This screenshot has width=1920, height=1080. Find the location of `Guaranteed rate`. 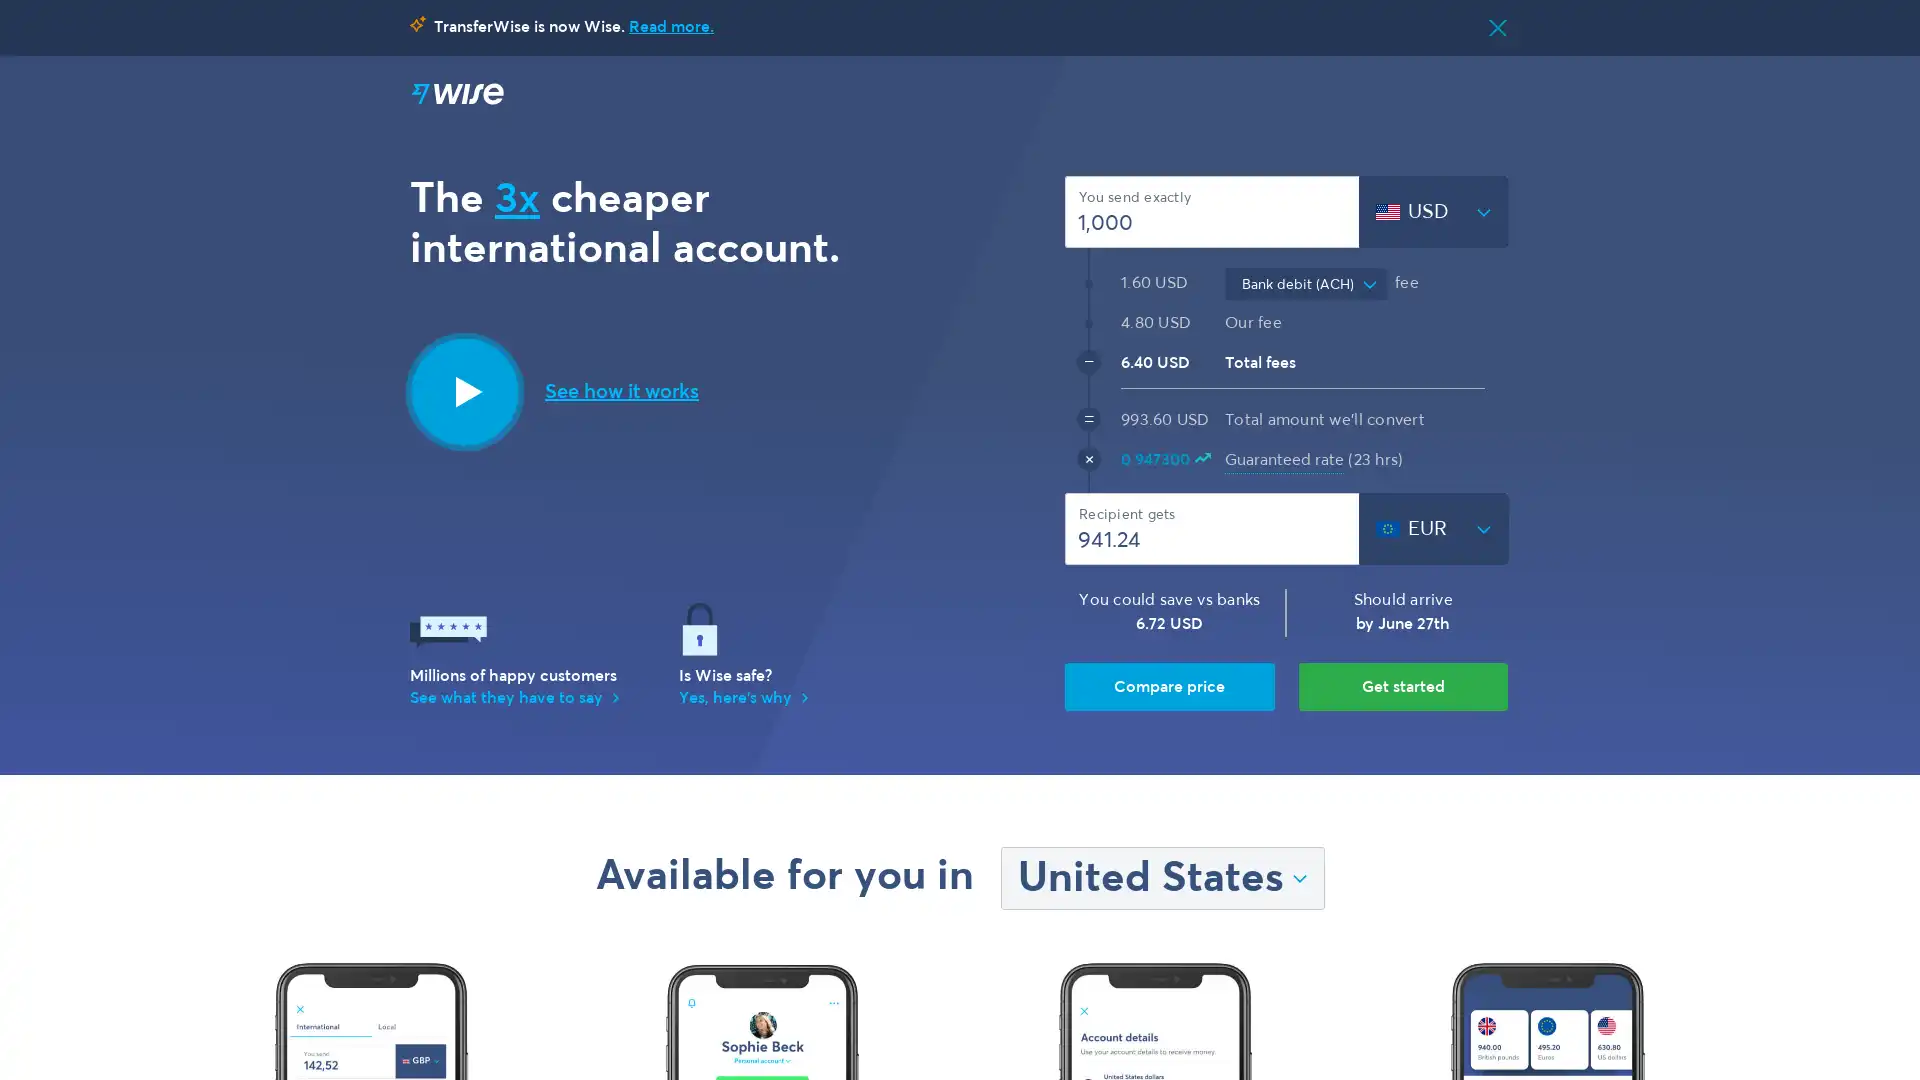

Guaranteed rate is located at coordinates (1284, 460).